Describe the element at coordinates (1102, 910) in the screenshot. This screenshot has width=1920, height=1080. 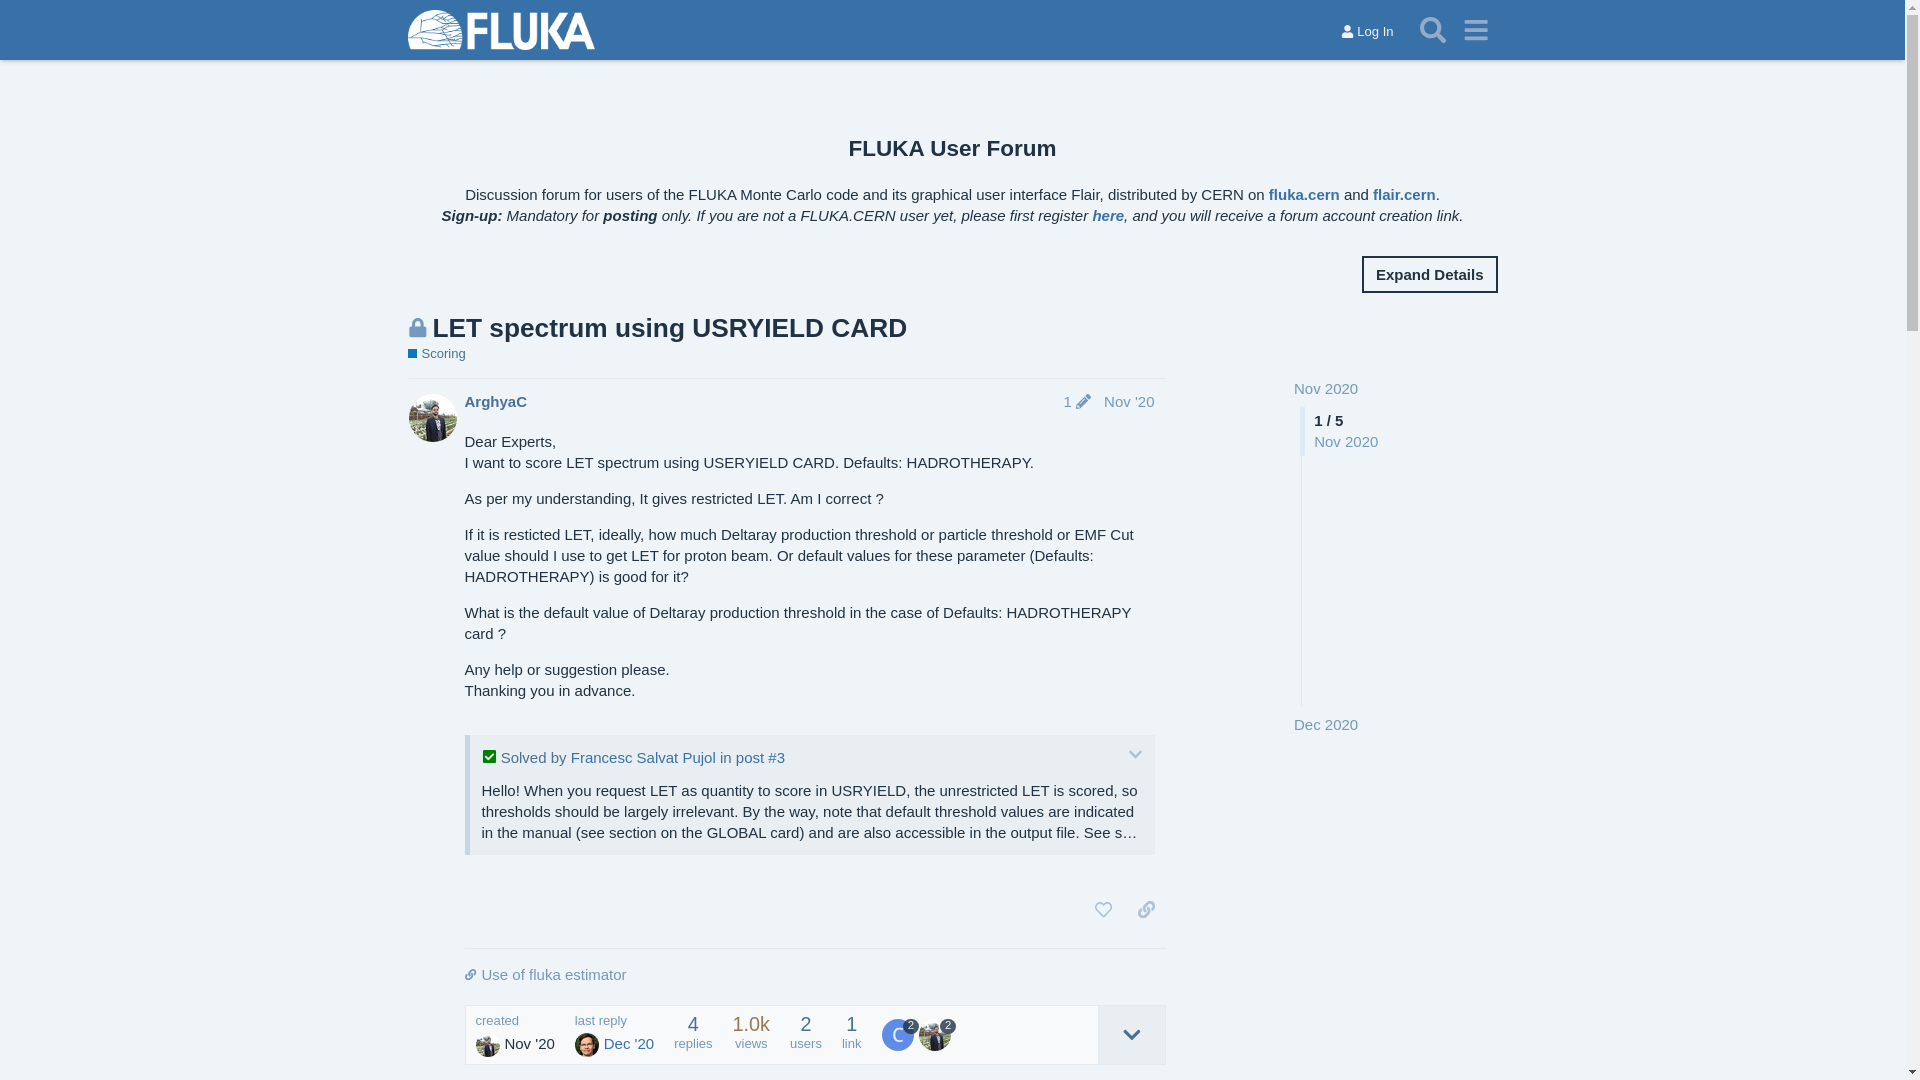
I see `'like this post'` at that location.